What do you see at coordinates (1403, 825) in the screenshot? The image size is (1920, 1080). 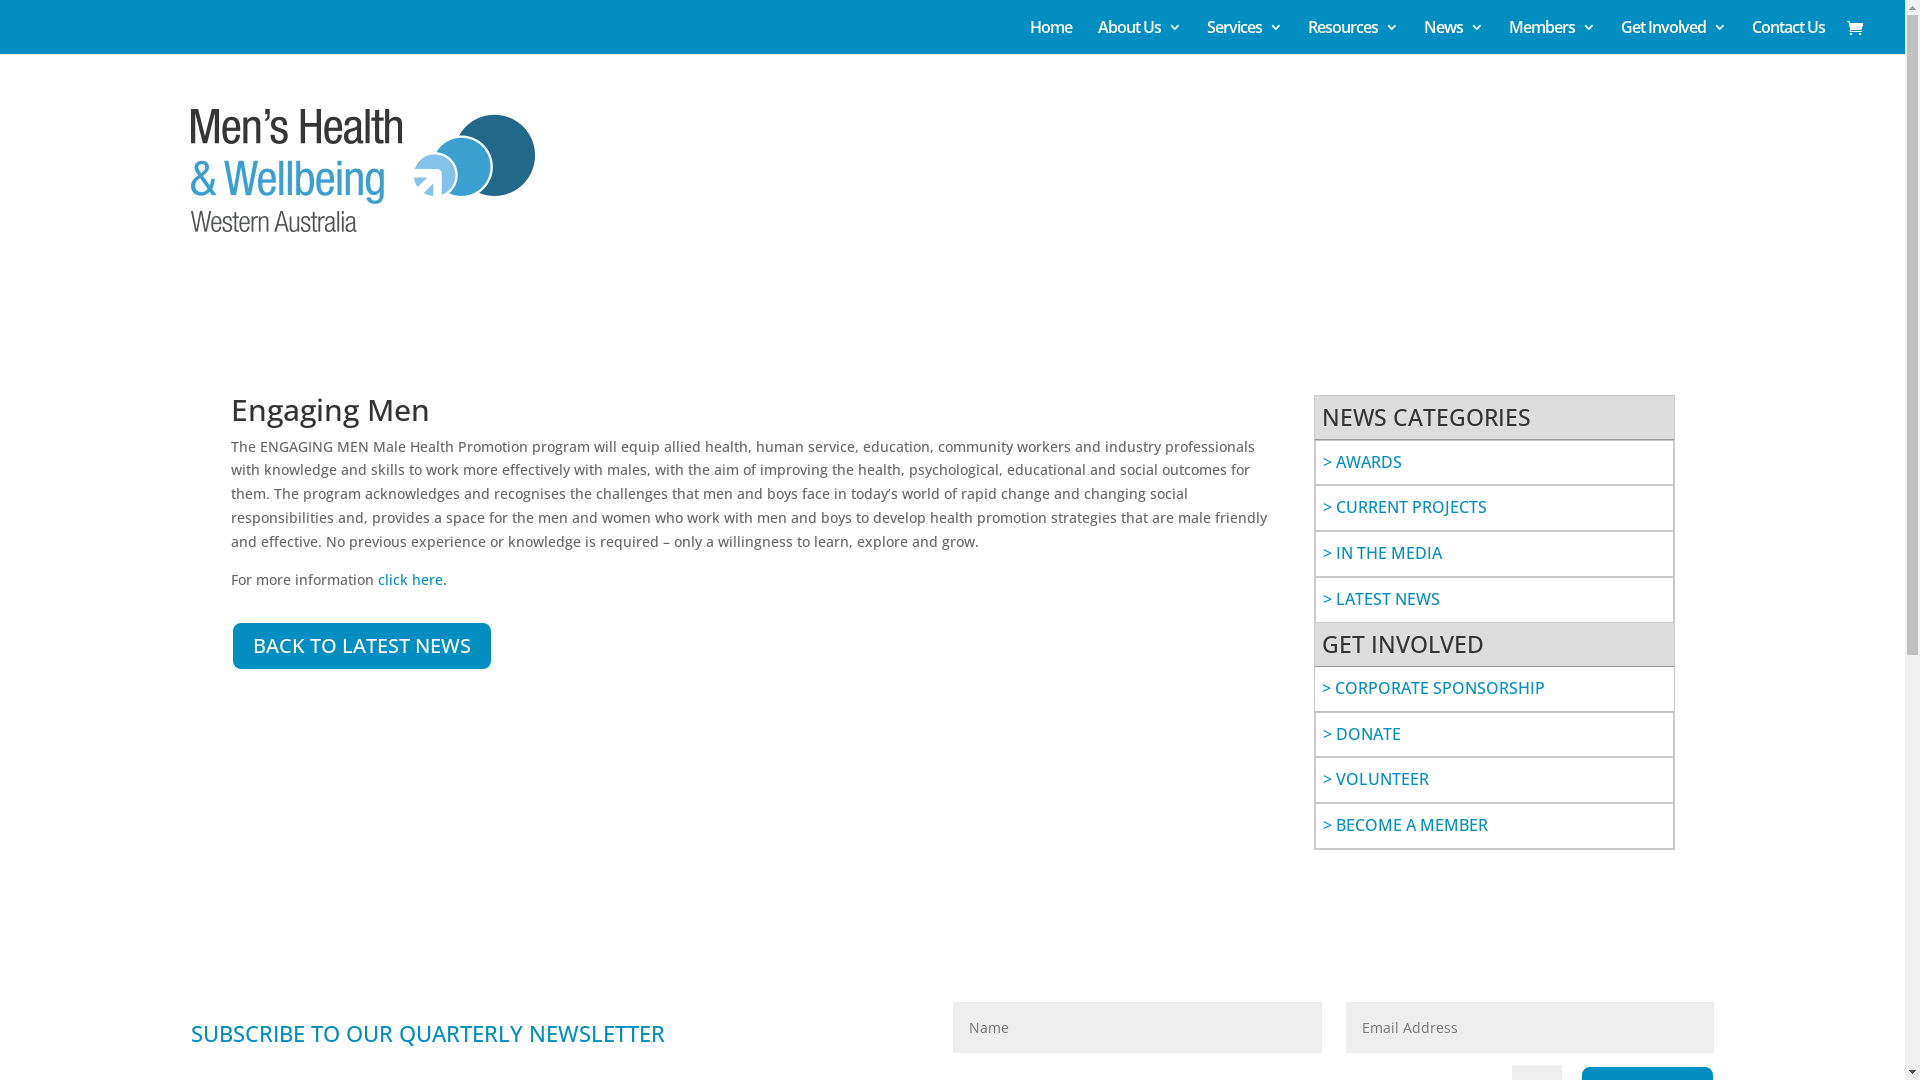 I see `'> BECOME A MEMBER'` at bounding box center [1403, 825].